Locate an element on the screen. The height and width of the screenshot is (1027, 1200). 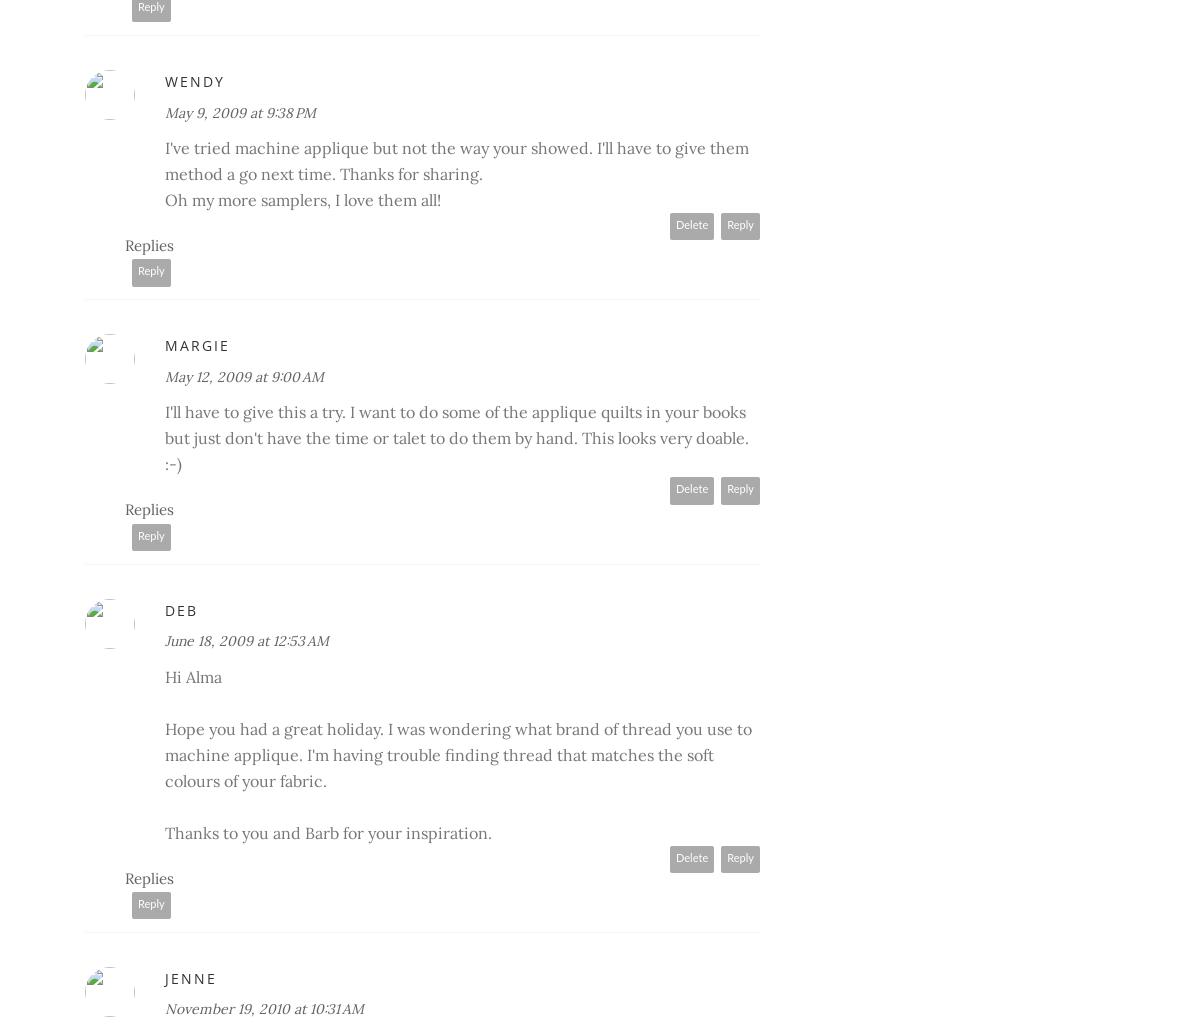
'Thanks to you and Barb for your inspiration.' is located at coordinates (328, 831).